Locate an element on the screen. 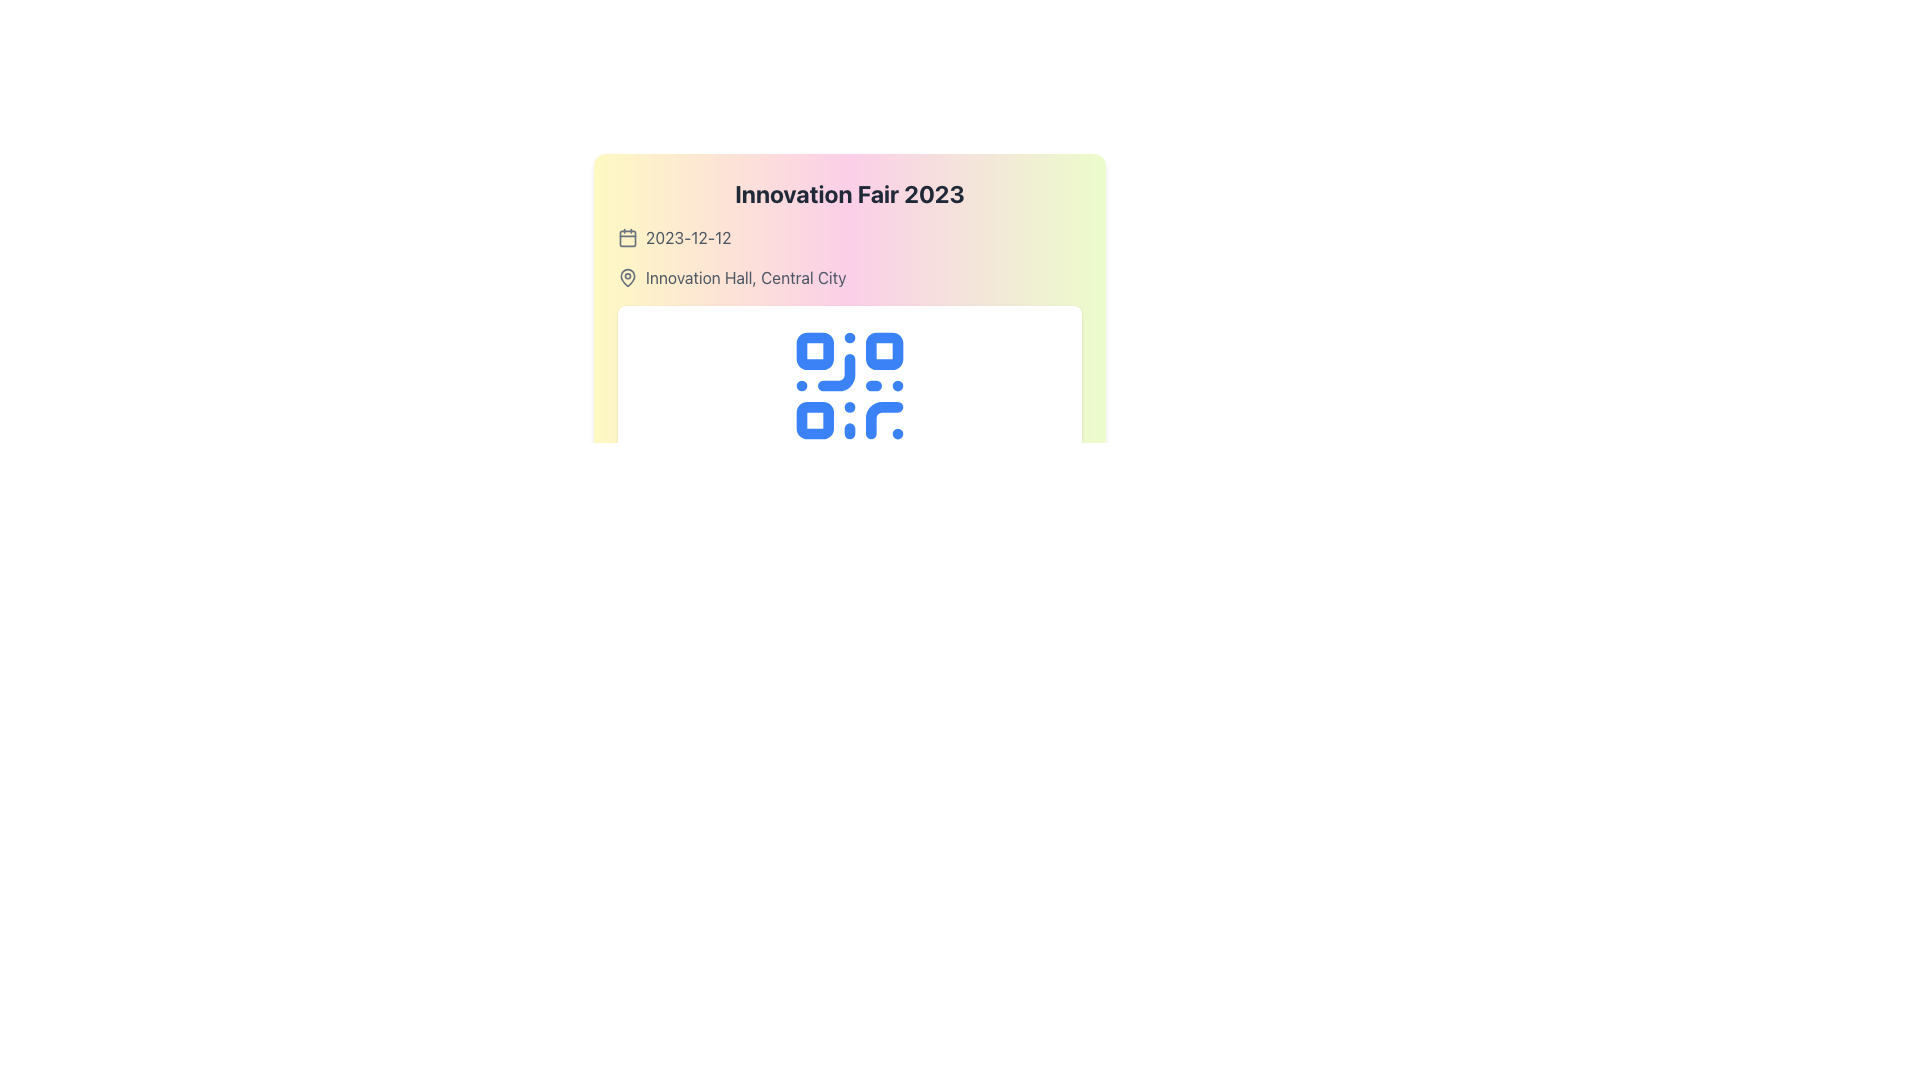 The height and width of the screenshot is (1080, 1920). QR-code styled SVG icon with a vibrant blue color located below the text 'Innovation Fair 2023' for technical details is located at coordinates (849, 385).